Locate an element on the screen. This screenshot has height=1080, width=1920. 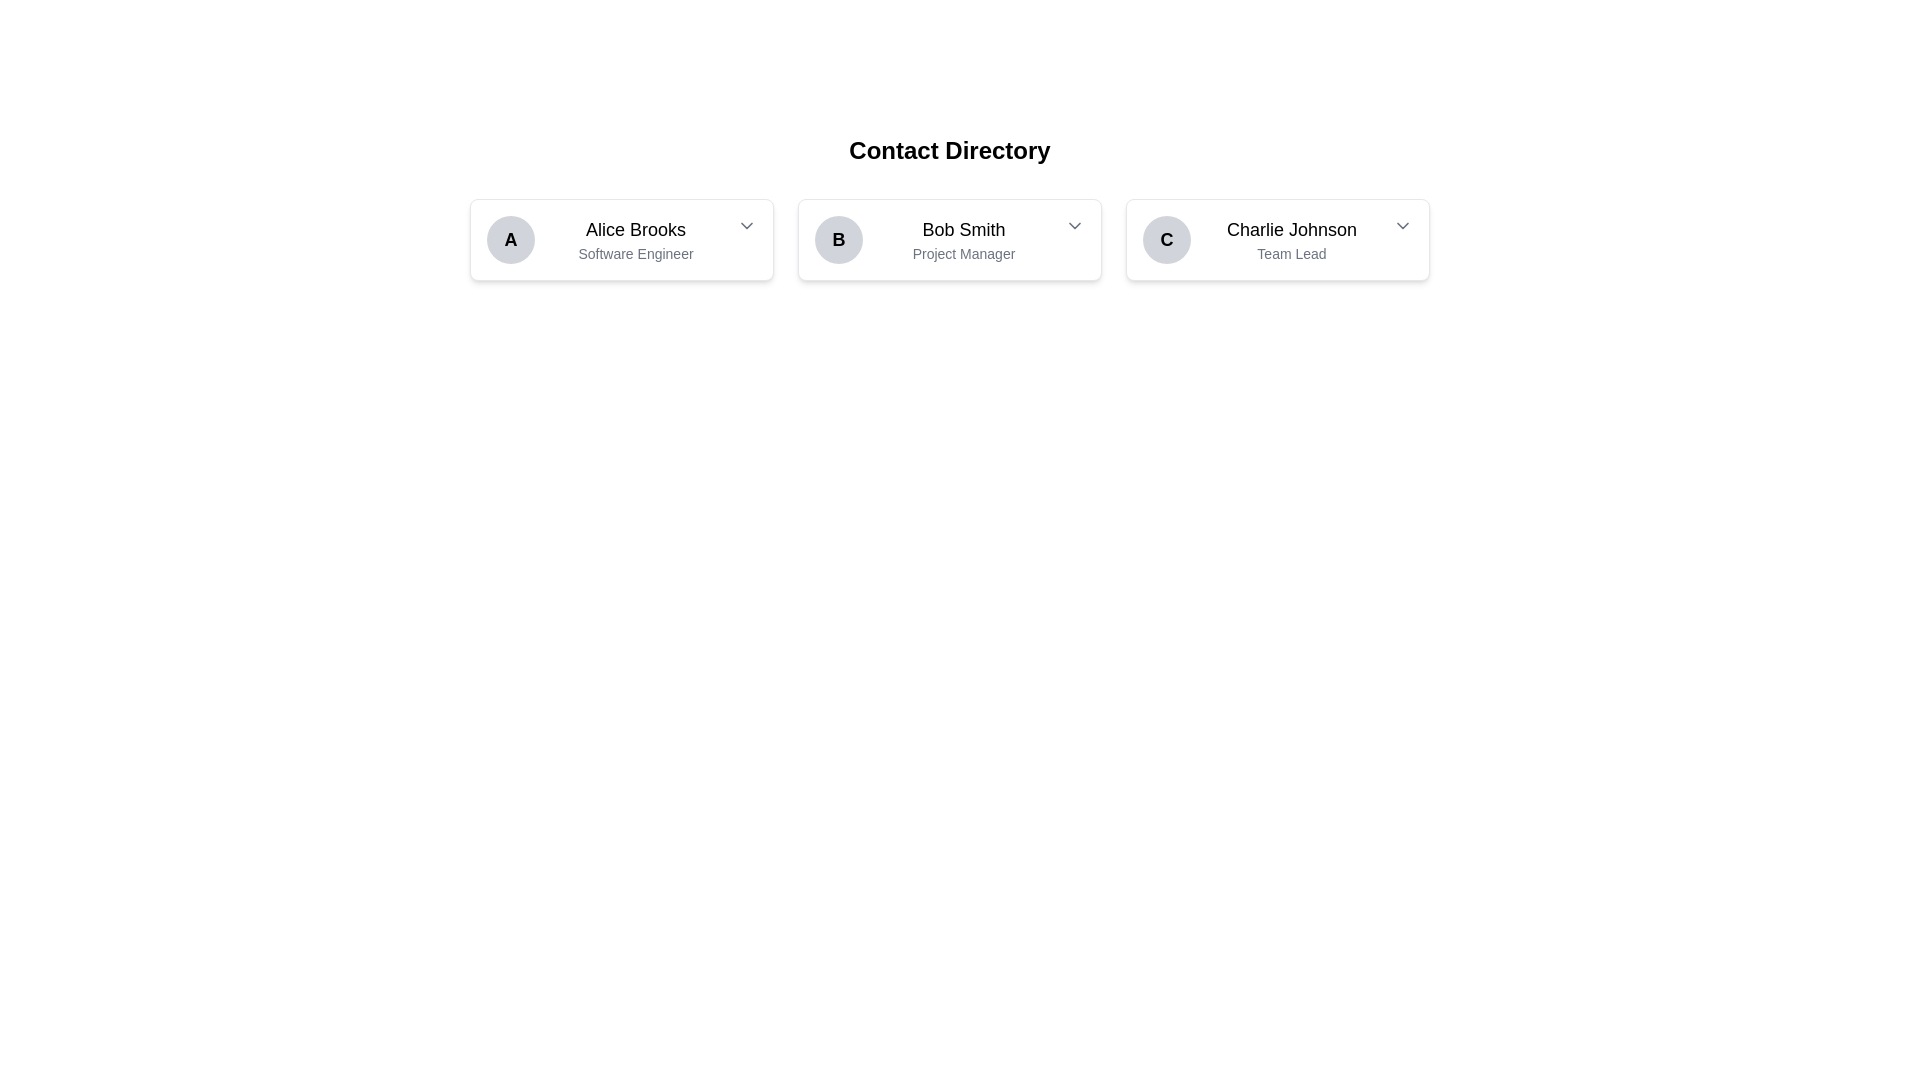
the text that indicates 'Bob Smith' as 'Project Manager', located in the center card of a three-card layout is located at coordinates (964, 253).